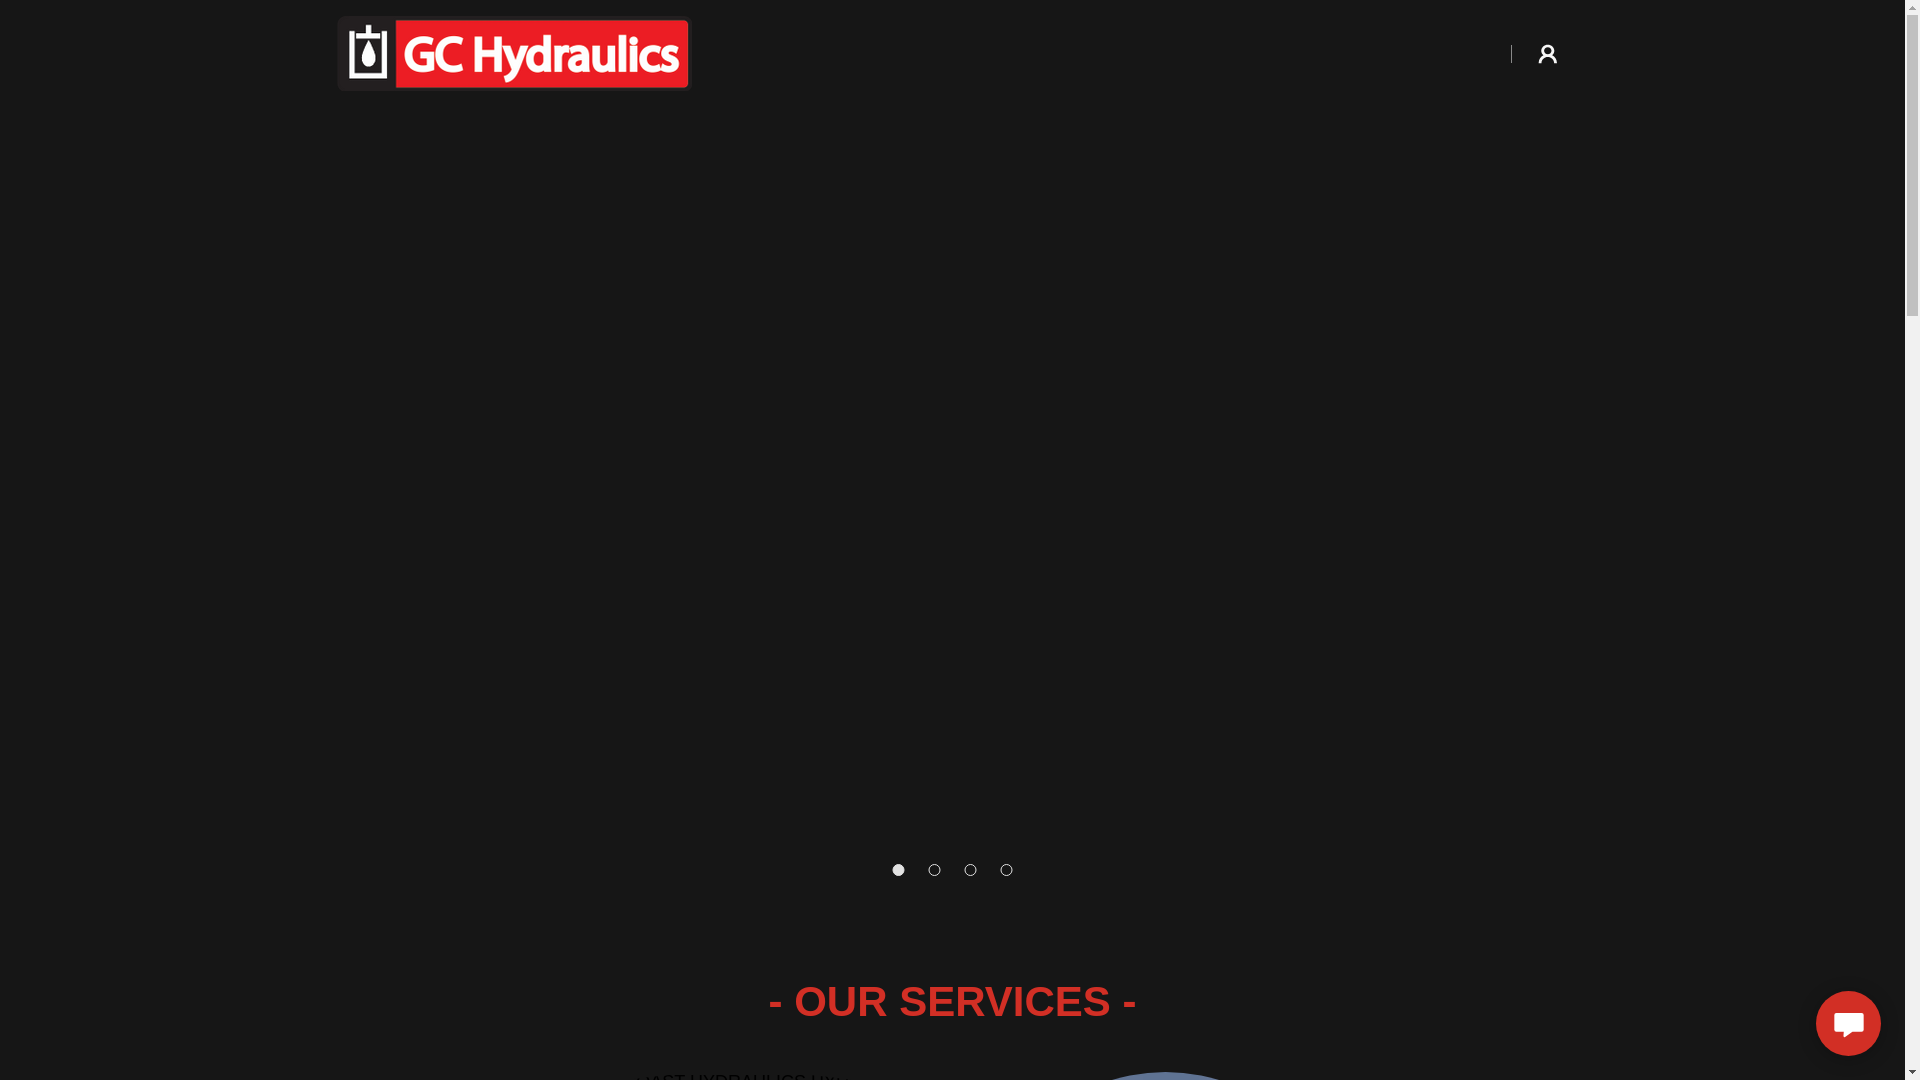 The width and height of the screenshot is (1920, 1080). What do you see at coordinates (513, 50) in the screenshot?
I see `'GC Hydraulics'` at bounding box center [513, 50].